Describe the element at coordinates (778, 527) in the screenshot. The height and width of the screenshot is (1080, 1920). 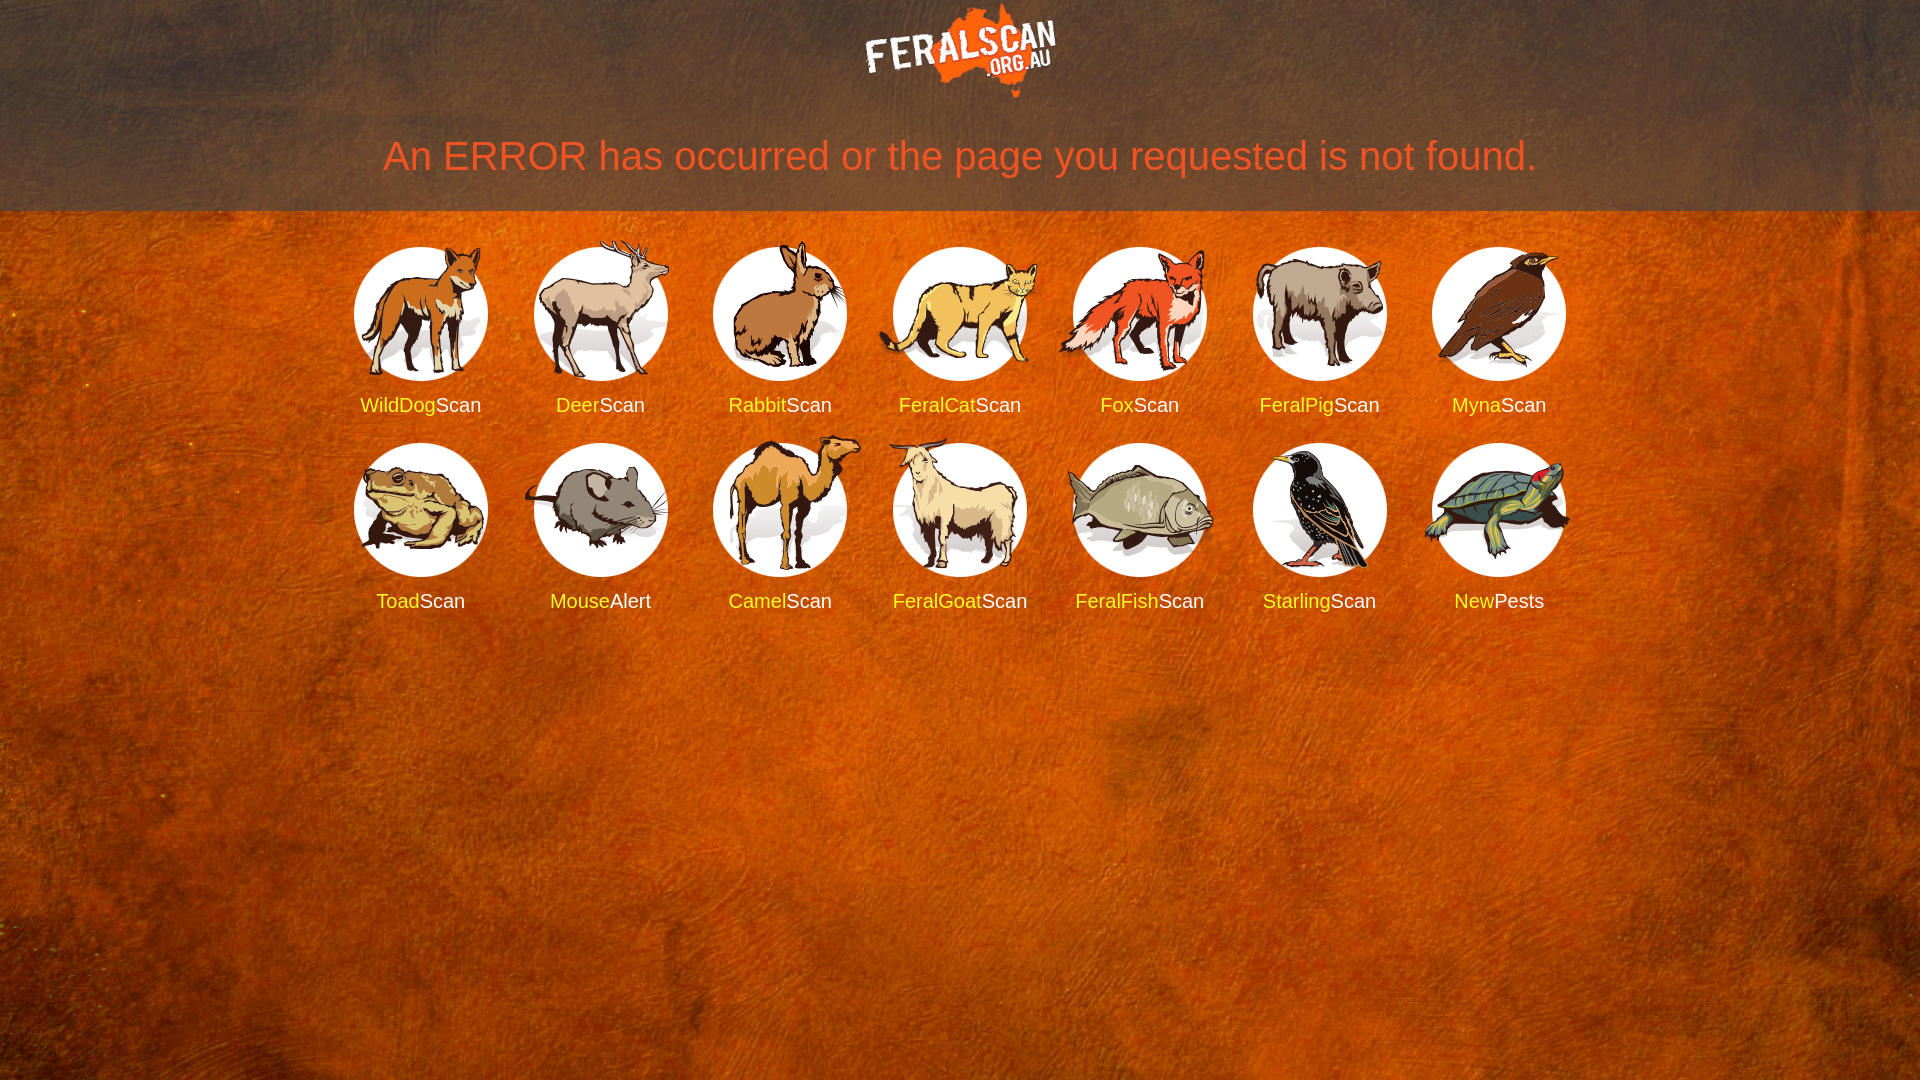
I see `'CamelScan'` at that location.